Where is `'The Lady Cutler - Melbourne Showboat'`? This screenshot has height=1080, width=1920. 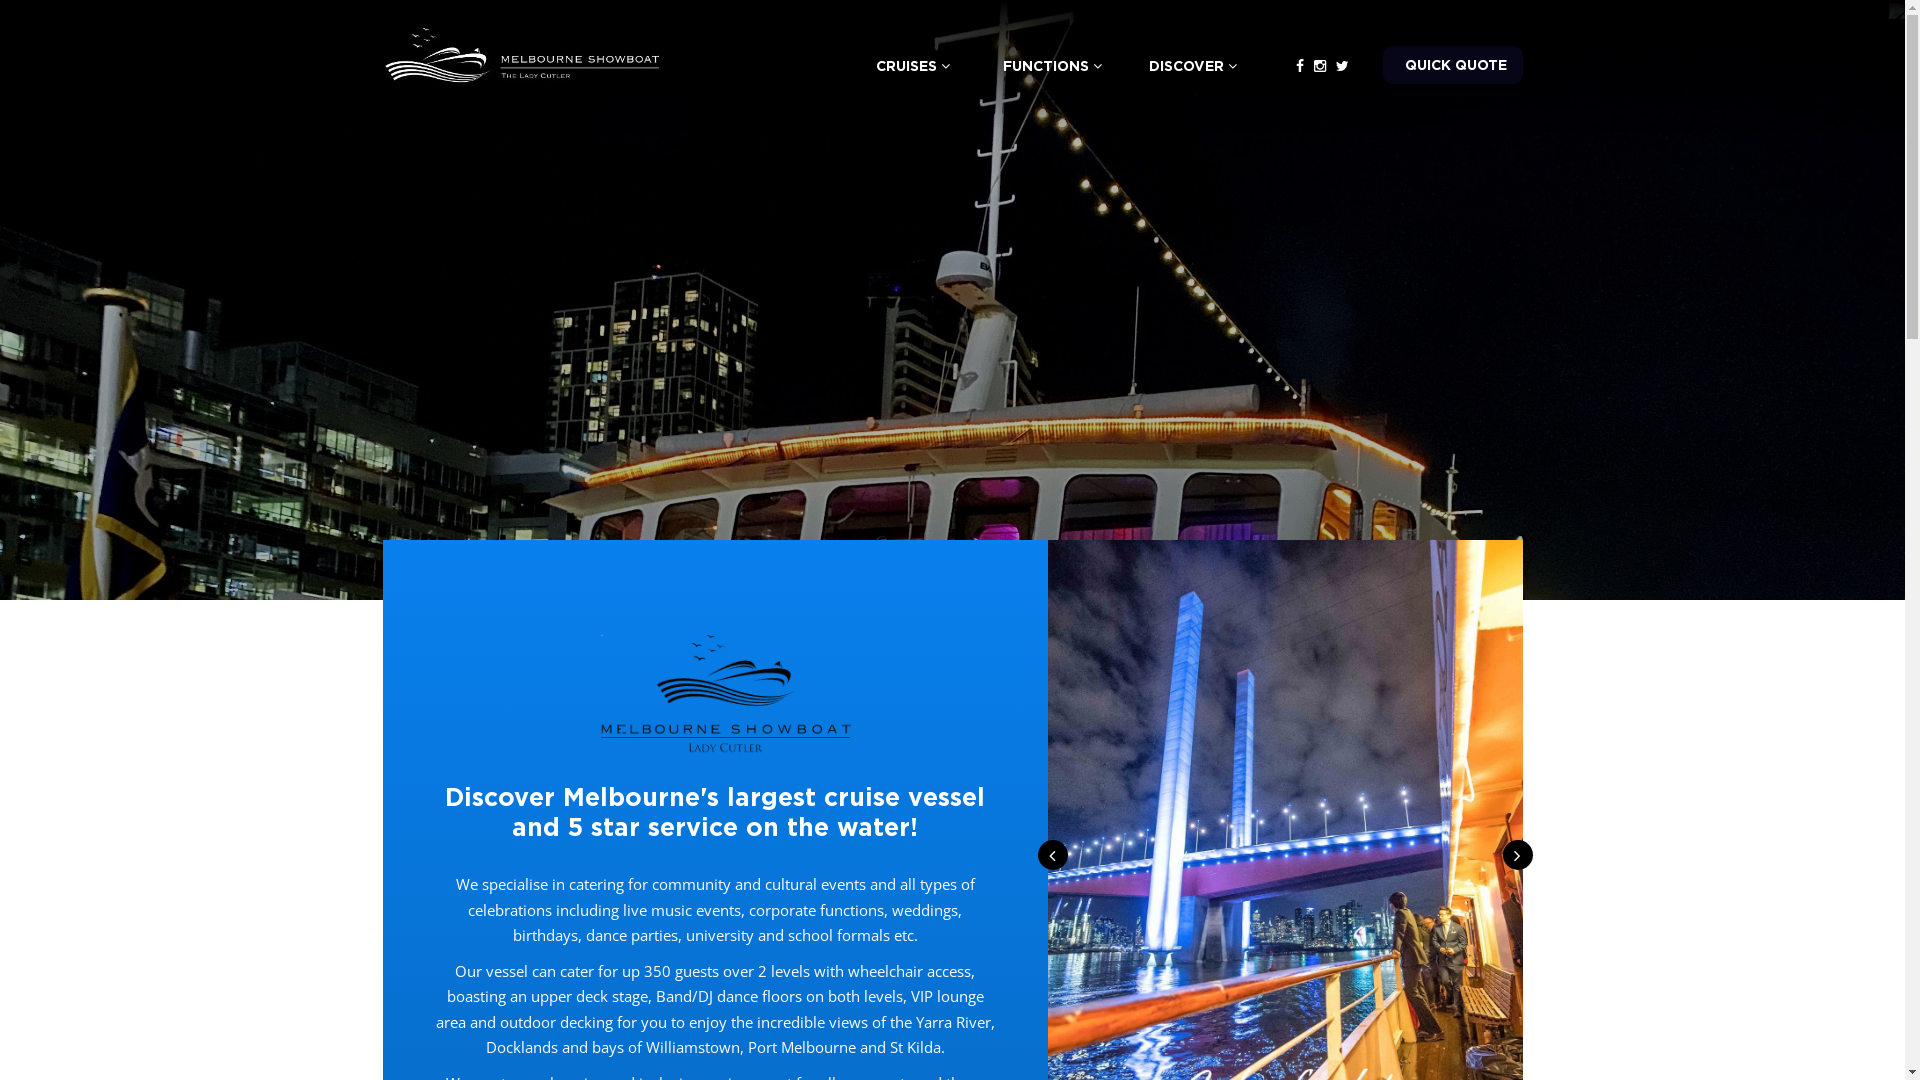 'The Lady Cutler - Melbourne Showboat' is located at coordinates (522, 52).